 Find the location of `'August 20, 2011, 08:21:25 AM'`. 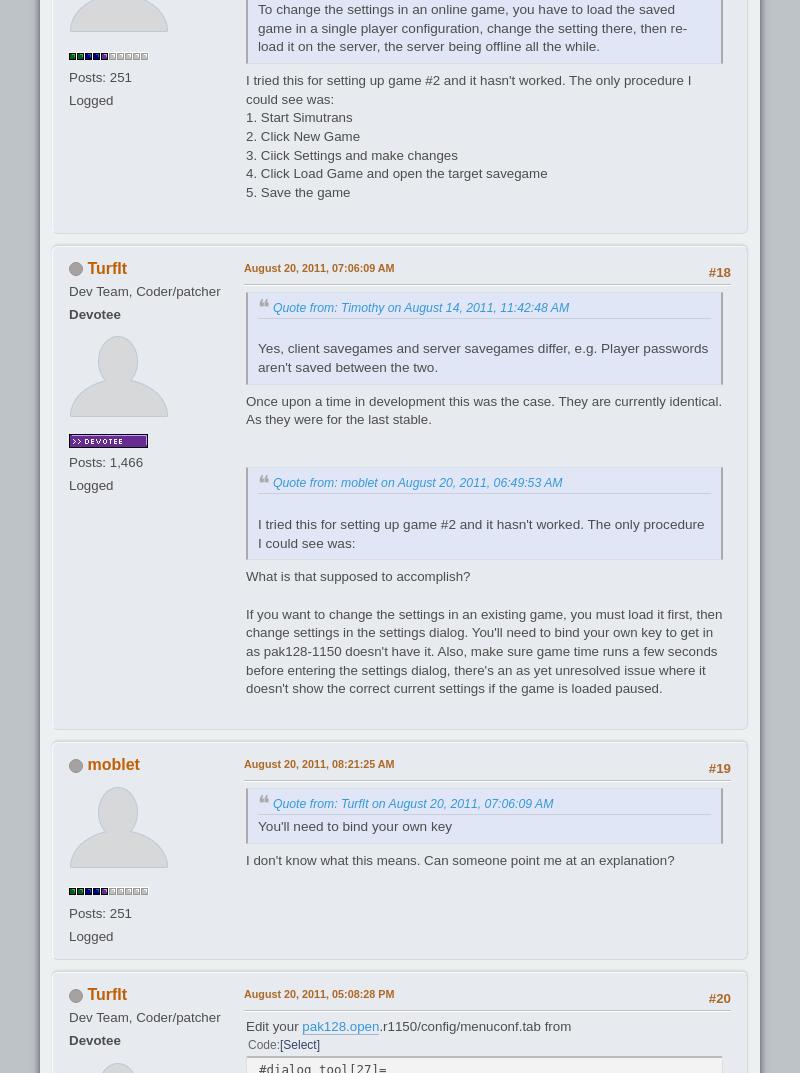

'August 20, 2011, 08:21:25 AM' is located at coordinates (317, 762).